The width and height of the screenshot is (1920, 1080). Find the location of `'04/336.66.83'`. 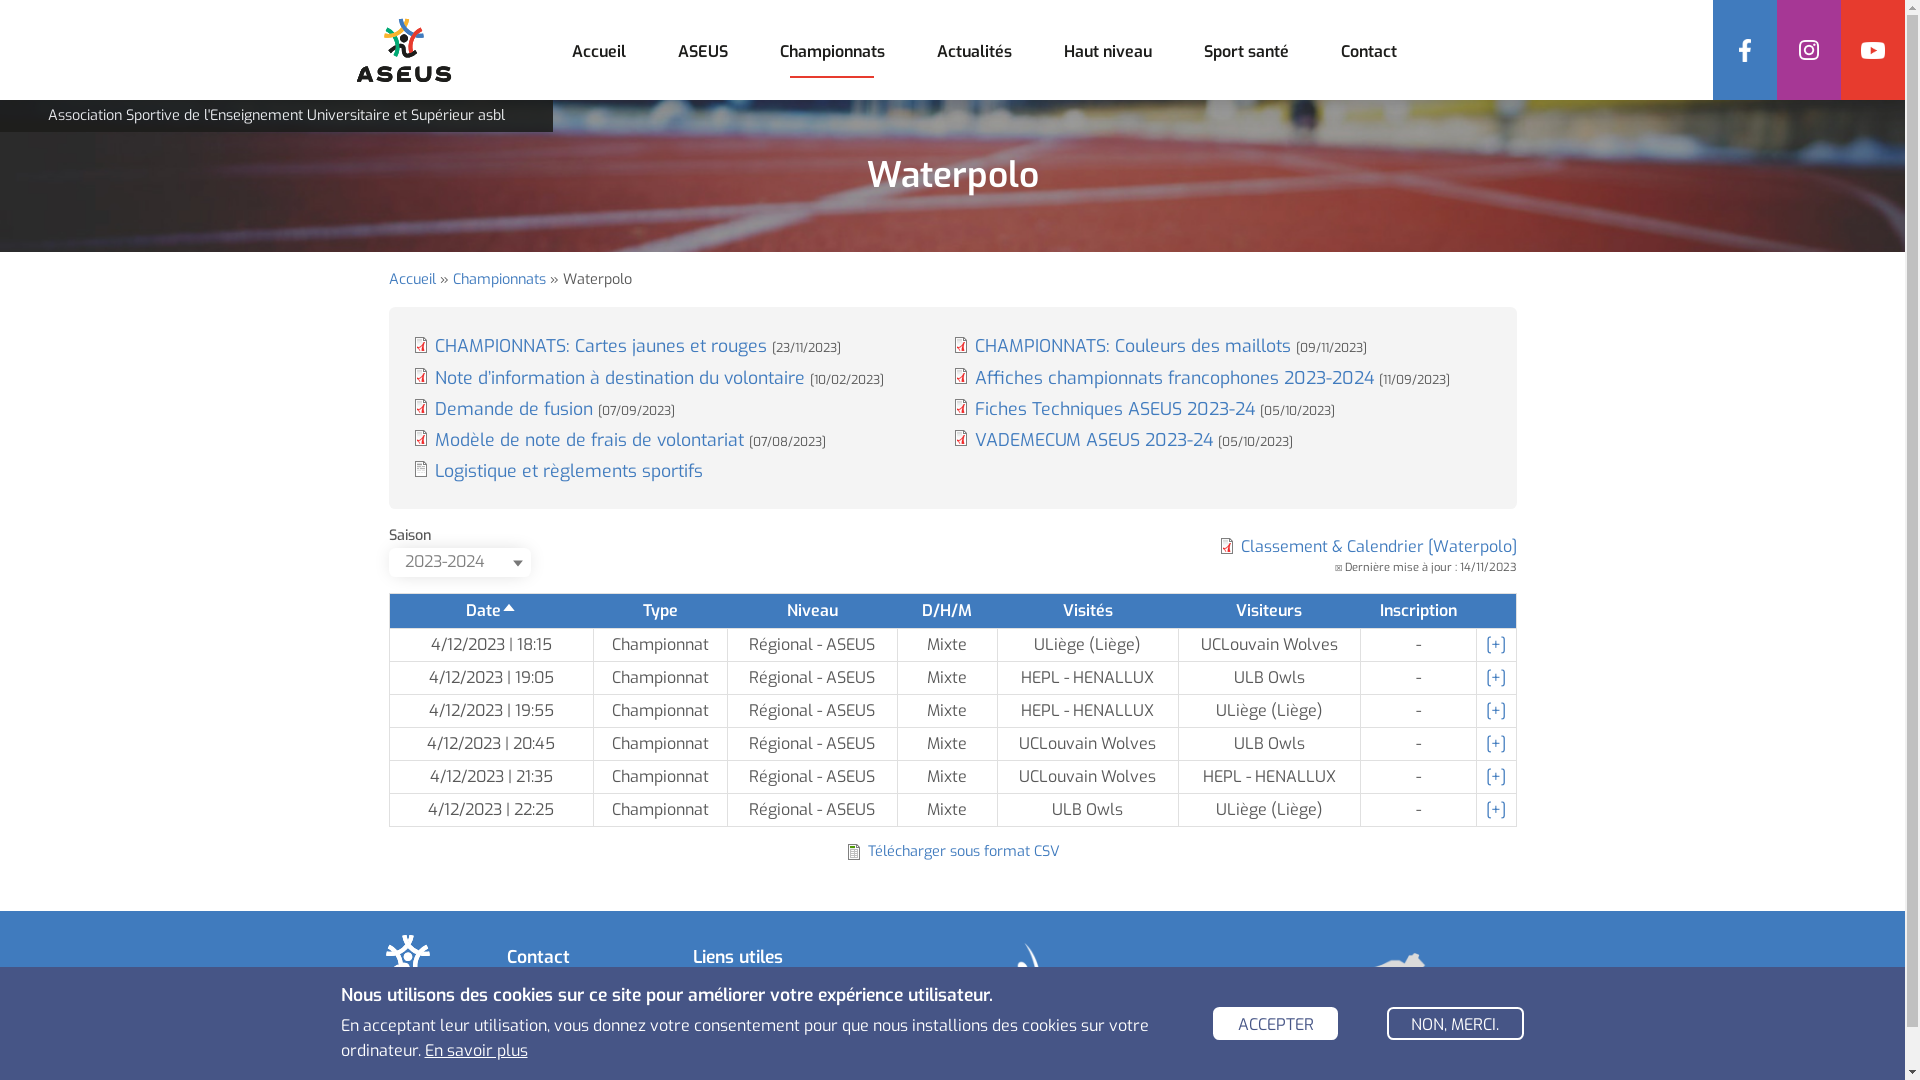

'04/336.66.83' is located at coordinates (584, 1007).